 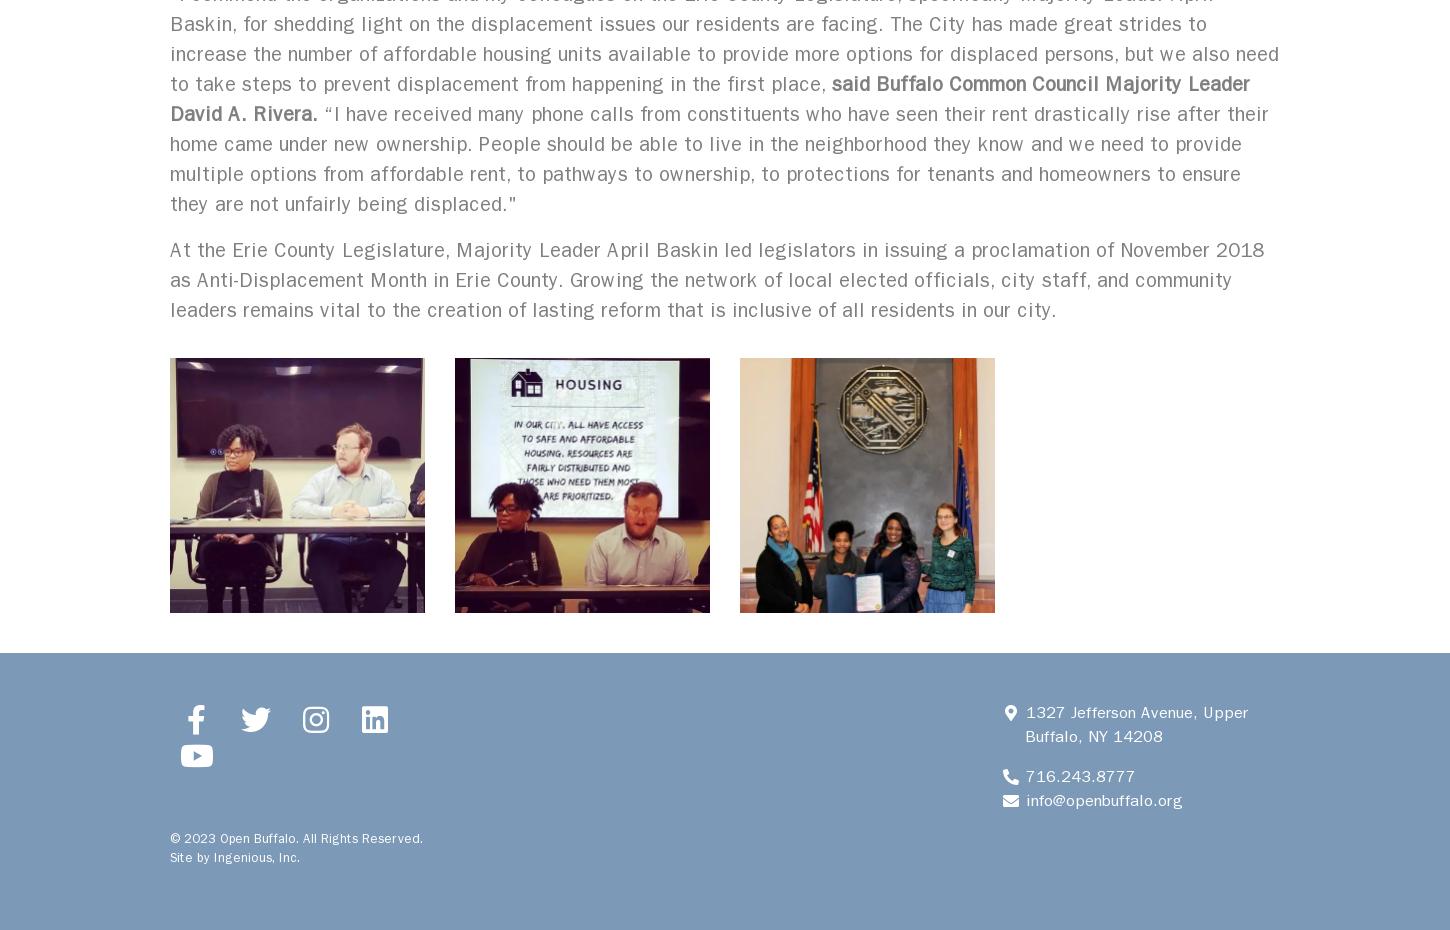 I want to click on 'Buffalo, NY 14208', so click(x=1093, y=736).